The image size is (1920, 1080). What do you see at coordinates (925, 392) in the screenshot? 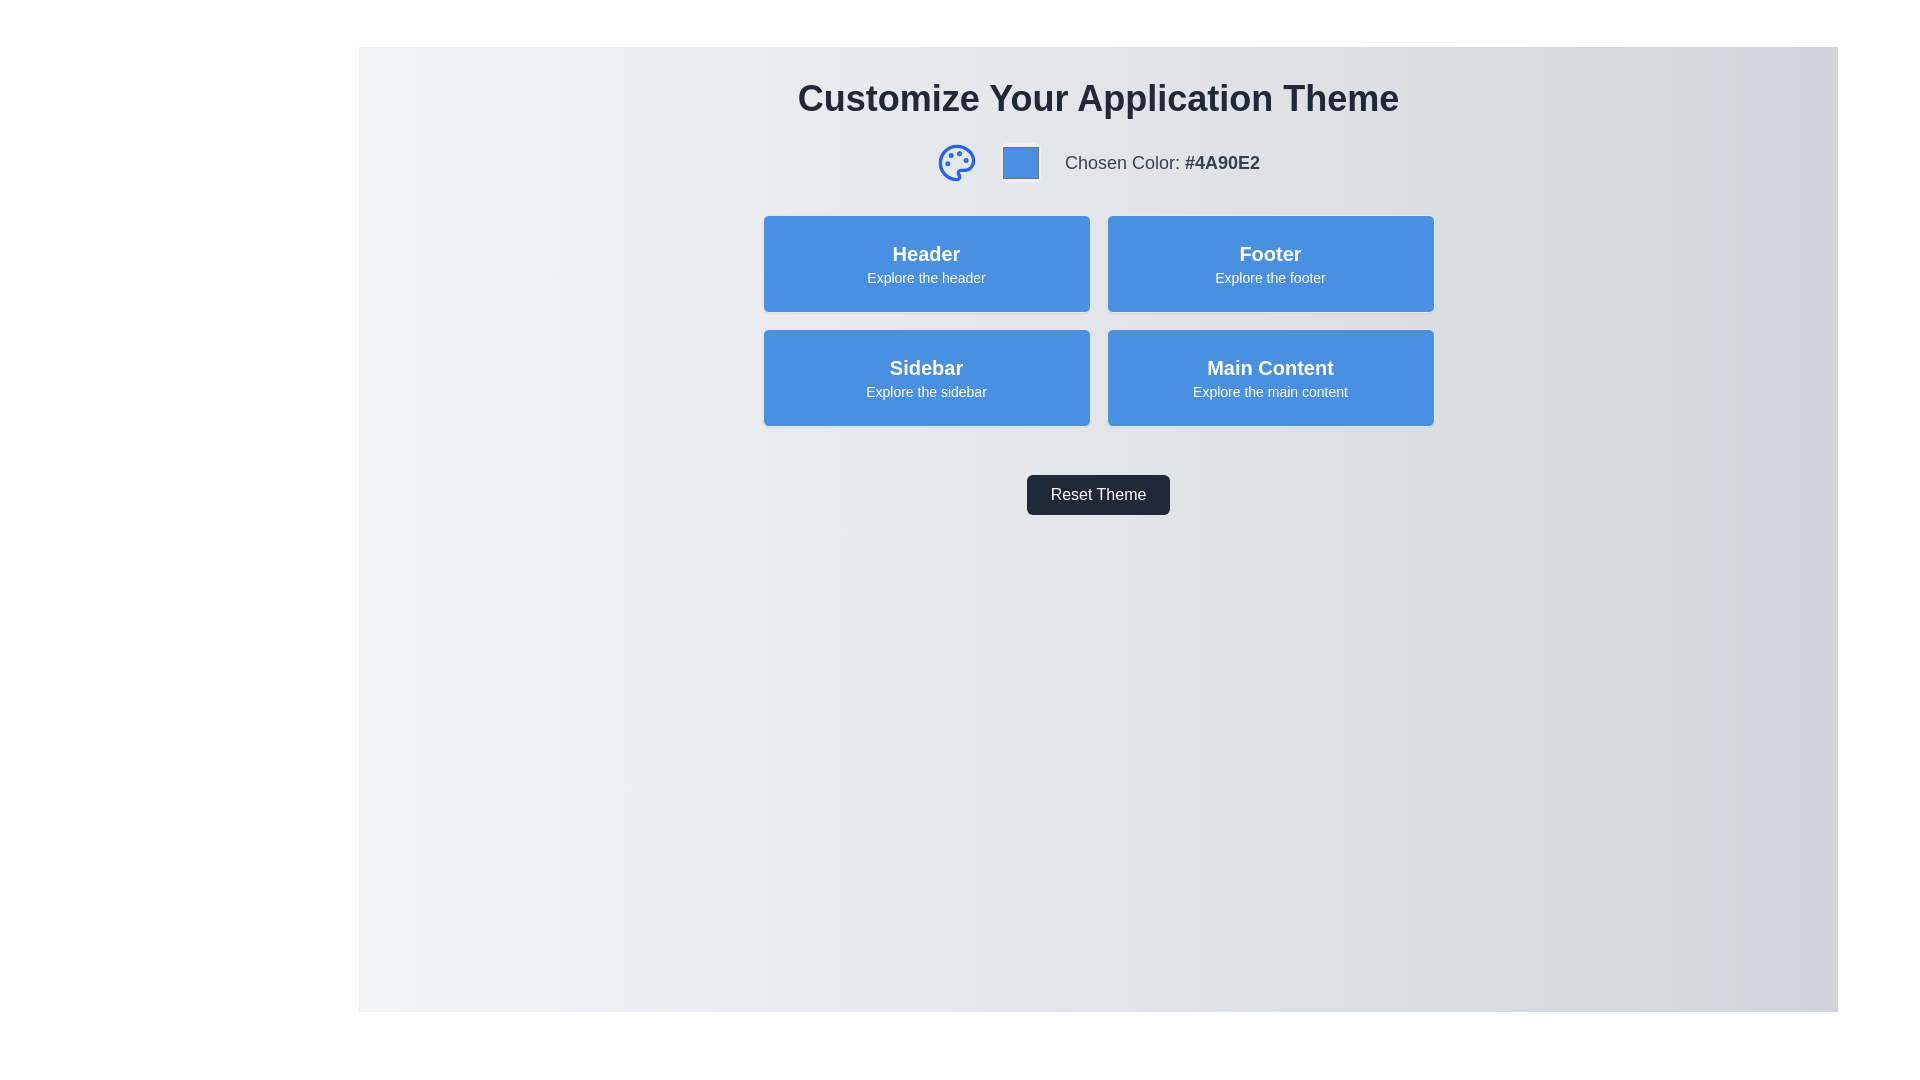
I see `the informational text label that describes the 'Sidebar' button, located centrally at the lower half of the blue button labeled 'Sidebar'` at bounding box center [925, 392].